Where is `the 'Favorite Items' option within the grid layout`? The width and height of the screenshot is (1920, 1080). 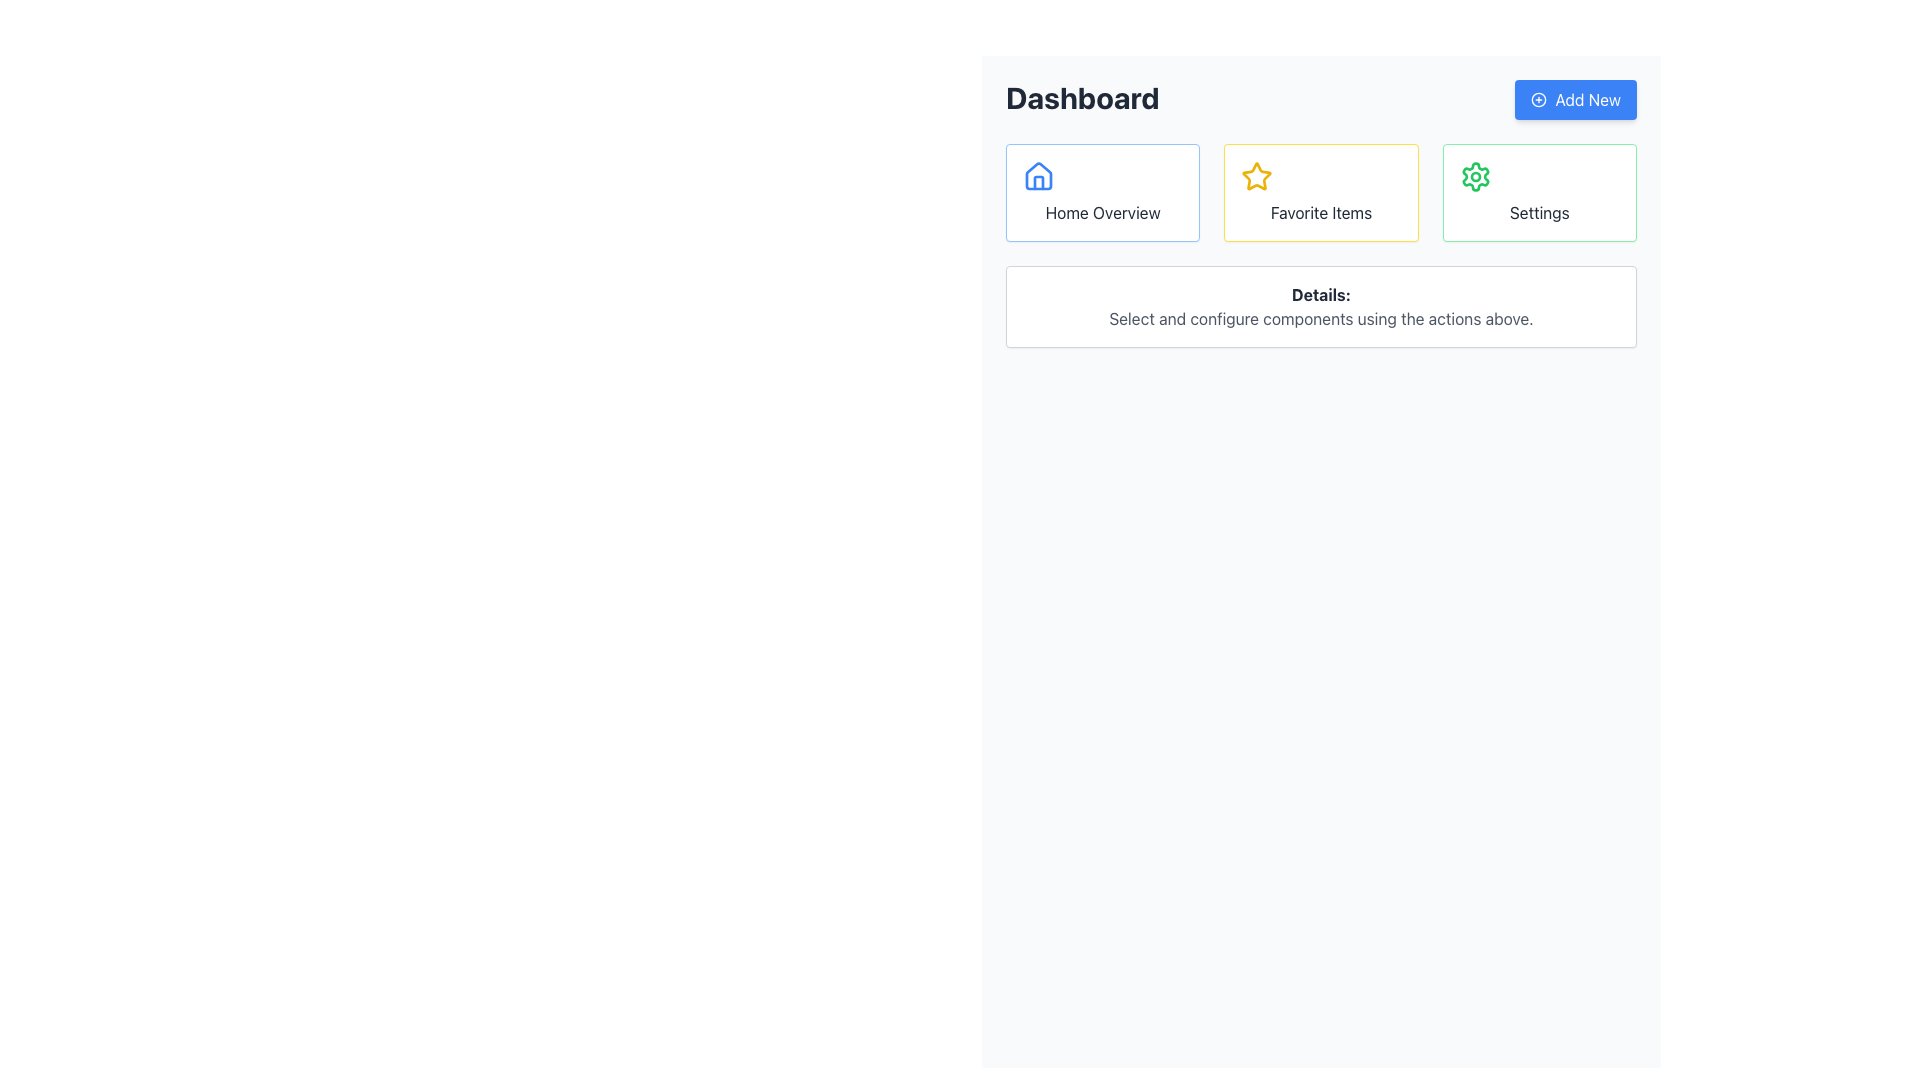
the 'Favorite Items' option within the grid layout is located at coordinates (1321, 192).